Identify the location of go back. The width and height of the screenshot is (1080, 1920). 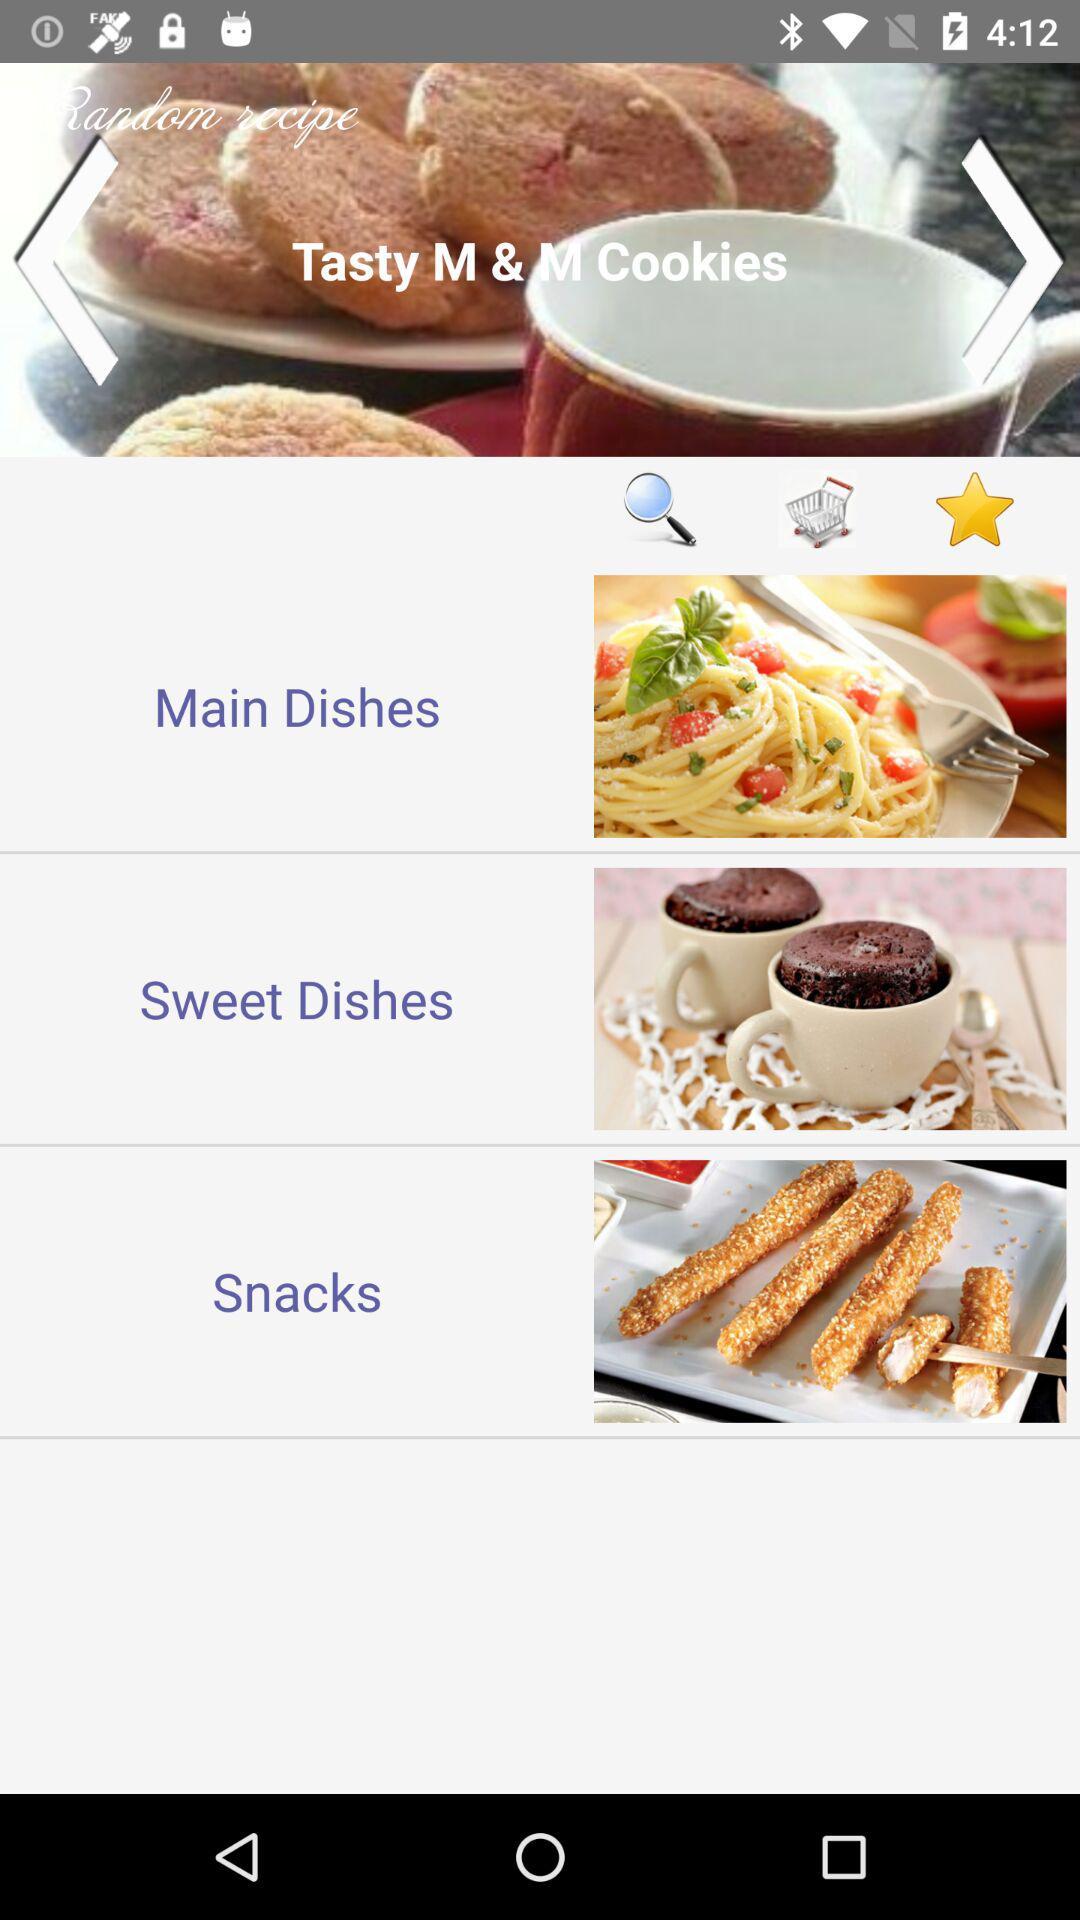
(64, 258).